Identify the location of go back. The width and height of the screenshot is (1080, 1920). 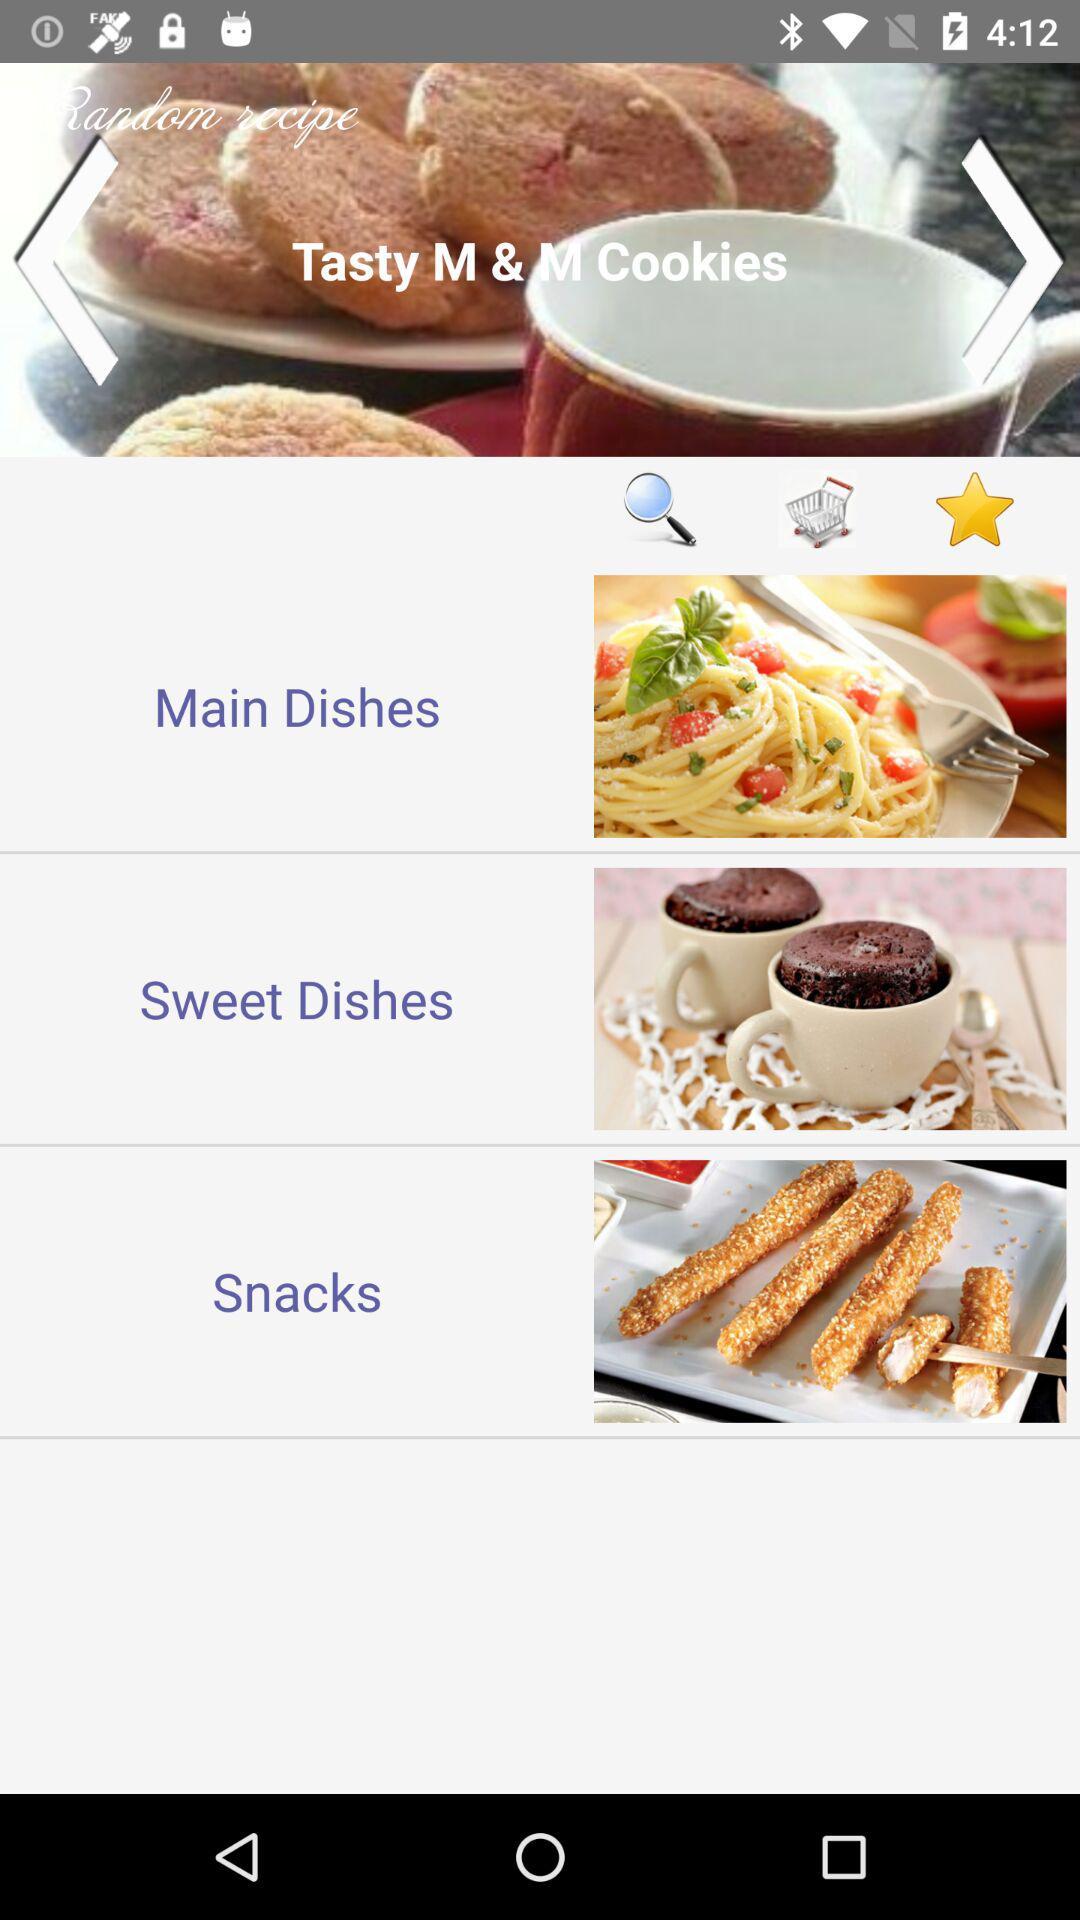
(64, 258).